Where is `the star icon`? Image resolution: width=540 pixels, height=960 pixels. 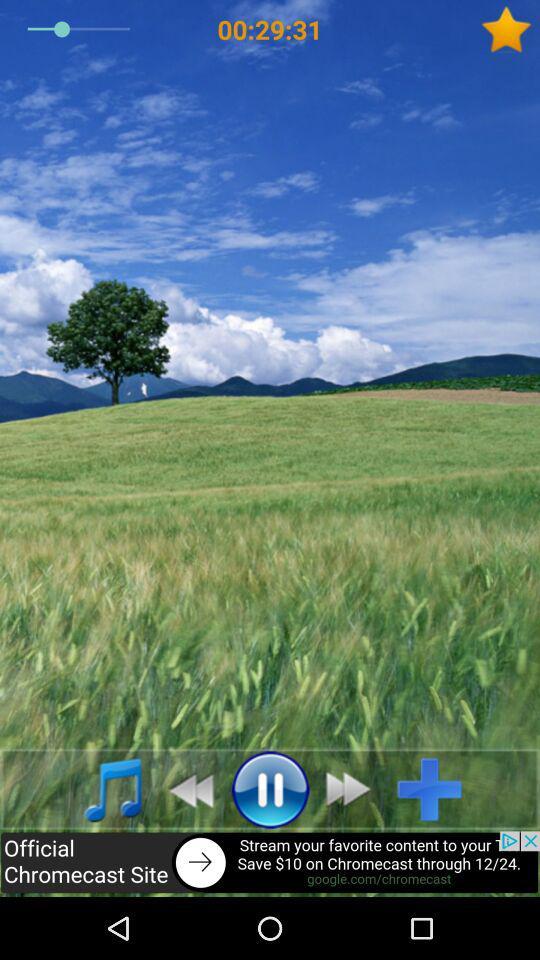 the star icon is located at coordinates (510, 28).